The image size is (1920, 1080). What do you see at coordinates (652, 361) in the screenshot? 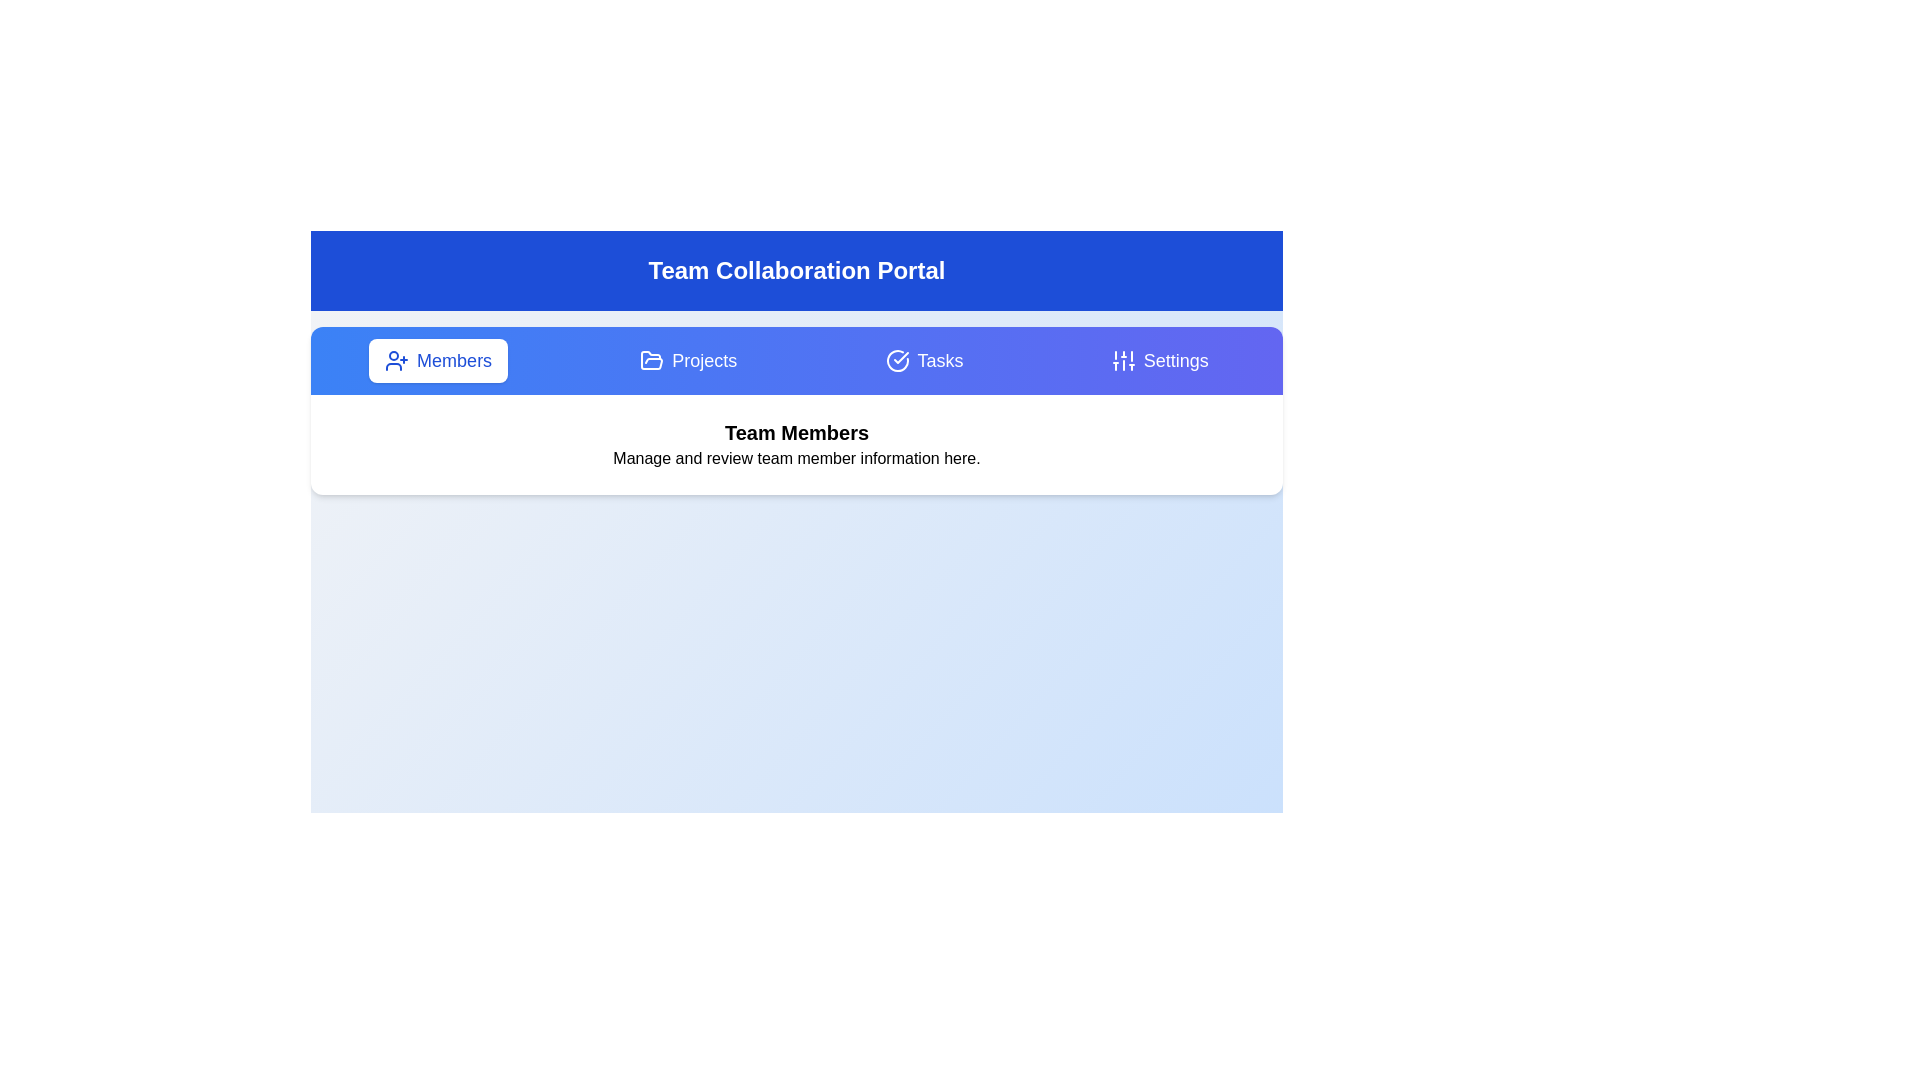
I see `the decorative icon representing the 'Projects' section located to the left of the text label 'Projects' in the main navigation toolbar` at bounding box center [652, 361].